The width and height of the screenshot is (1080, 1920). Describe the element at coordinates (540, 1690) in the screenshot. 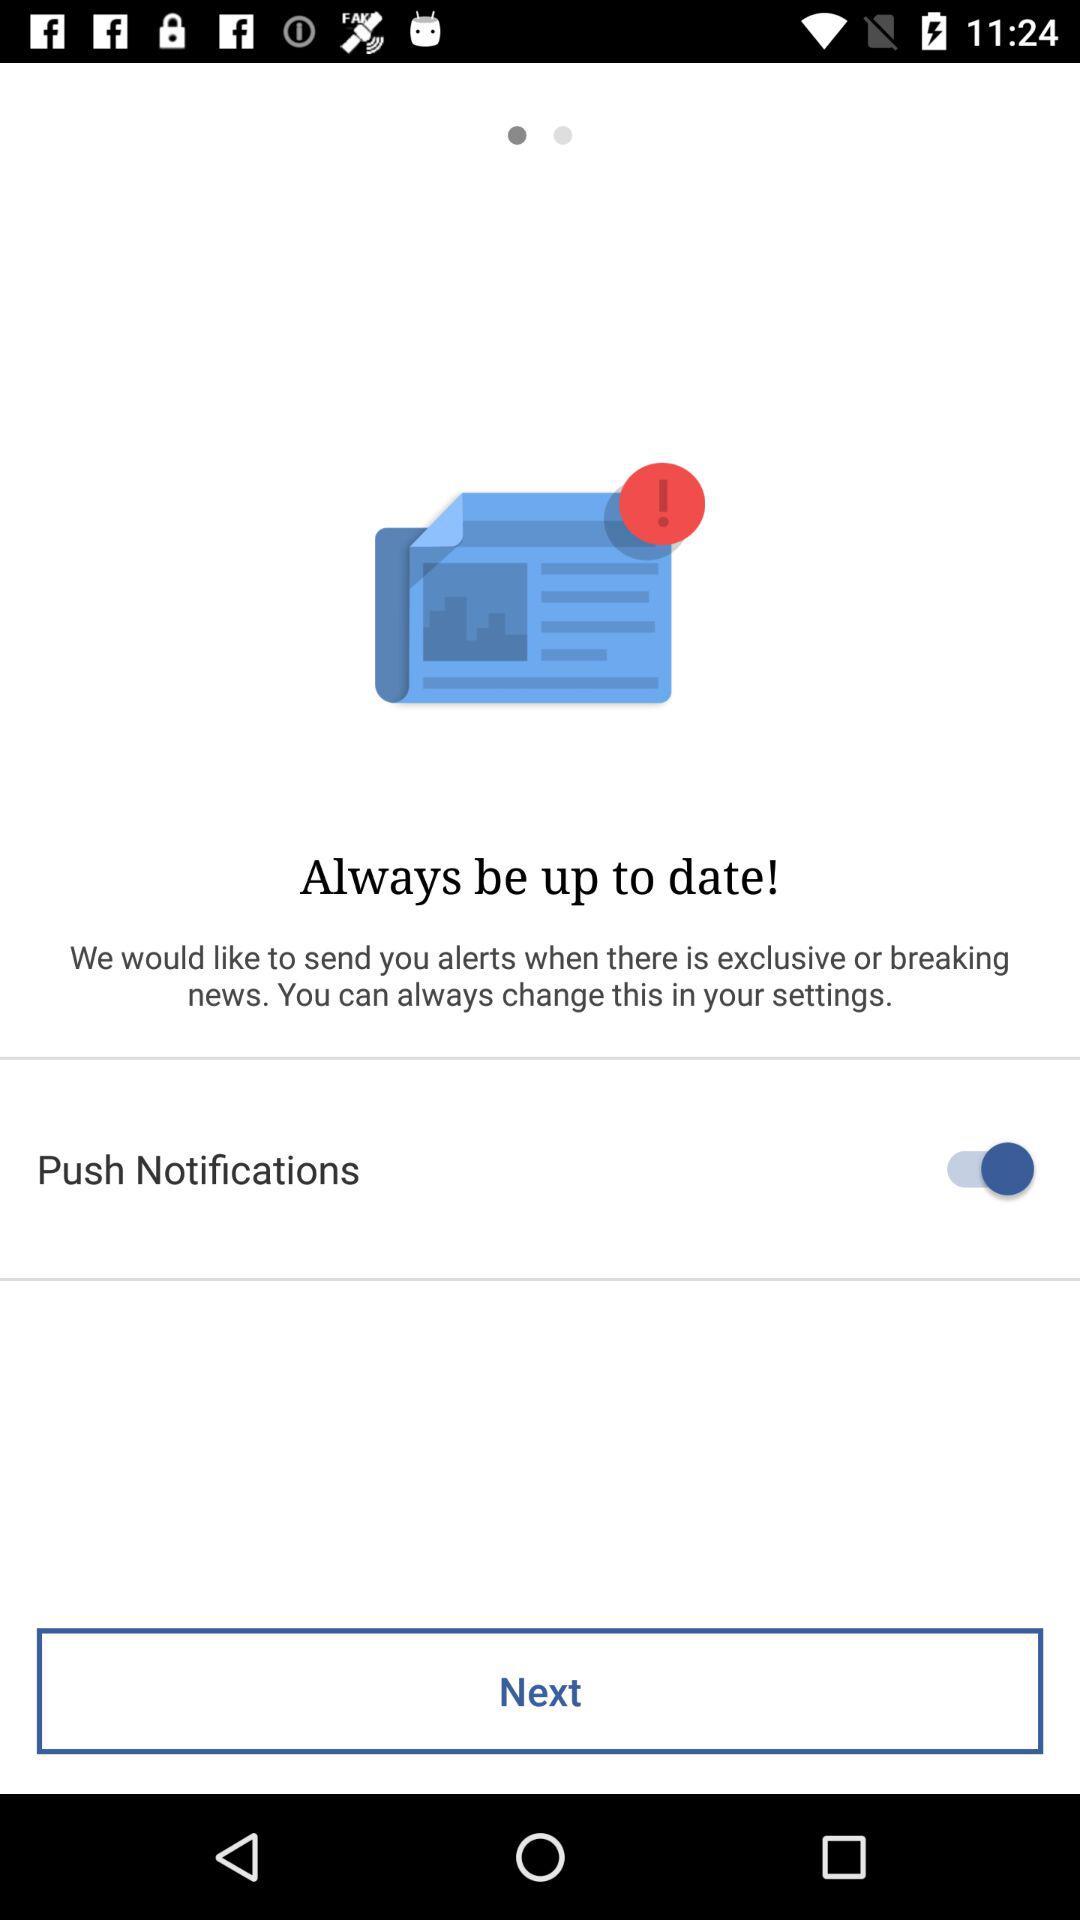

I see `next` at that location.